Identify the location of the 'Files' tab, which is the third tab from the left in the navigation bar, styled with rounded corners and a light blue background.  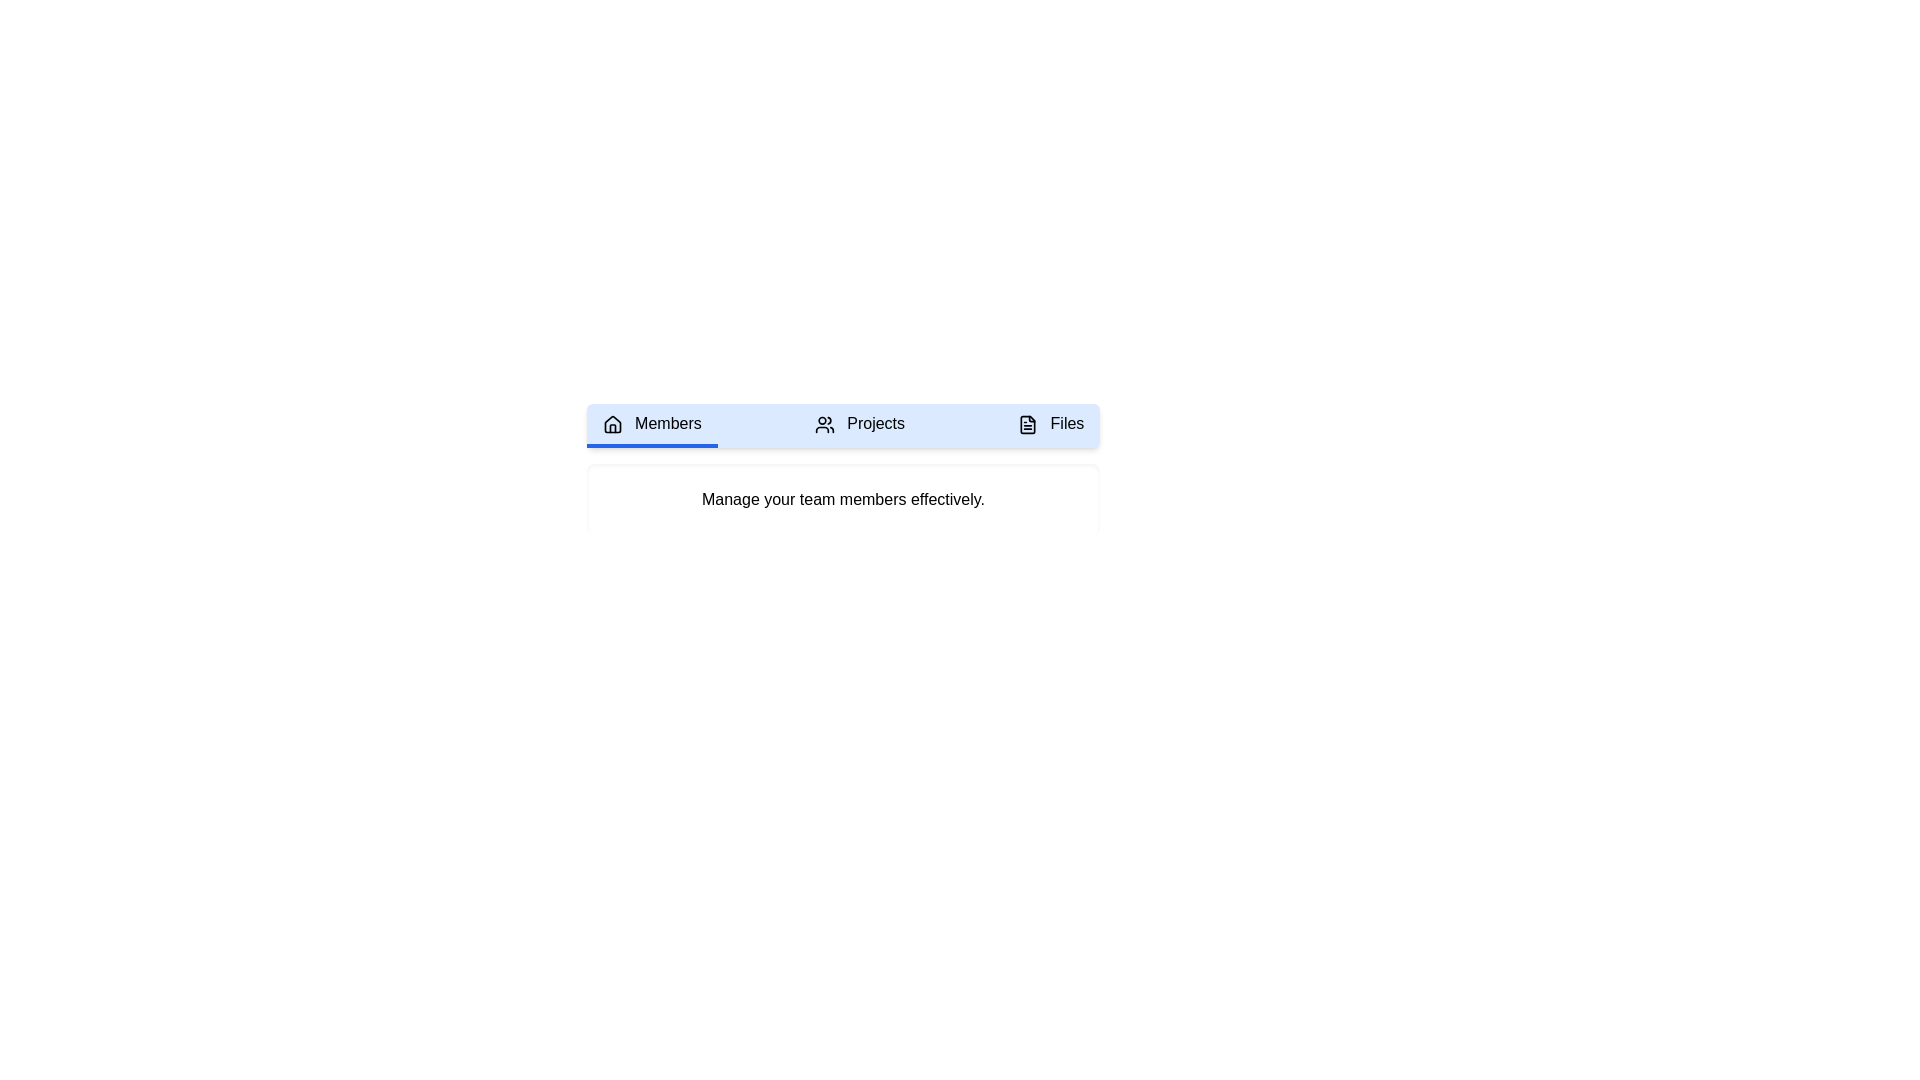
(1050, 424).